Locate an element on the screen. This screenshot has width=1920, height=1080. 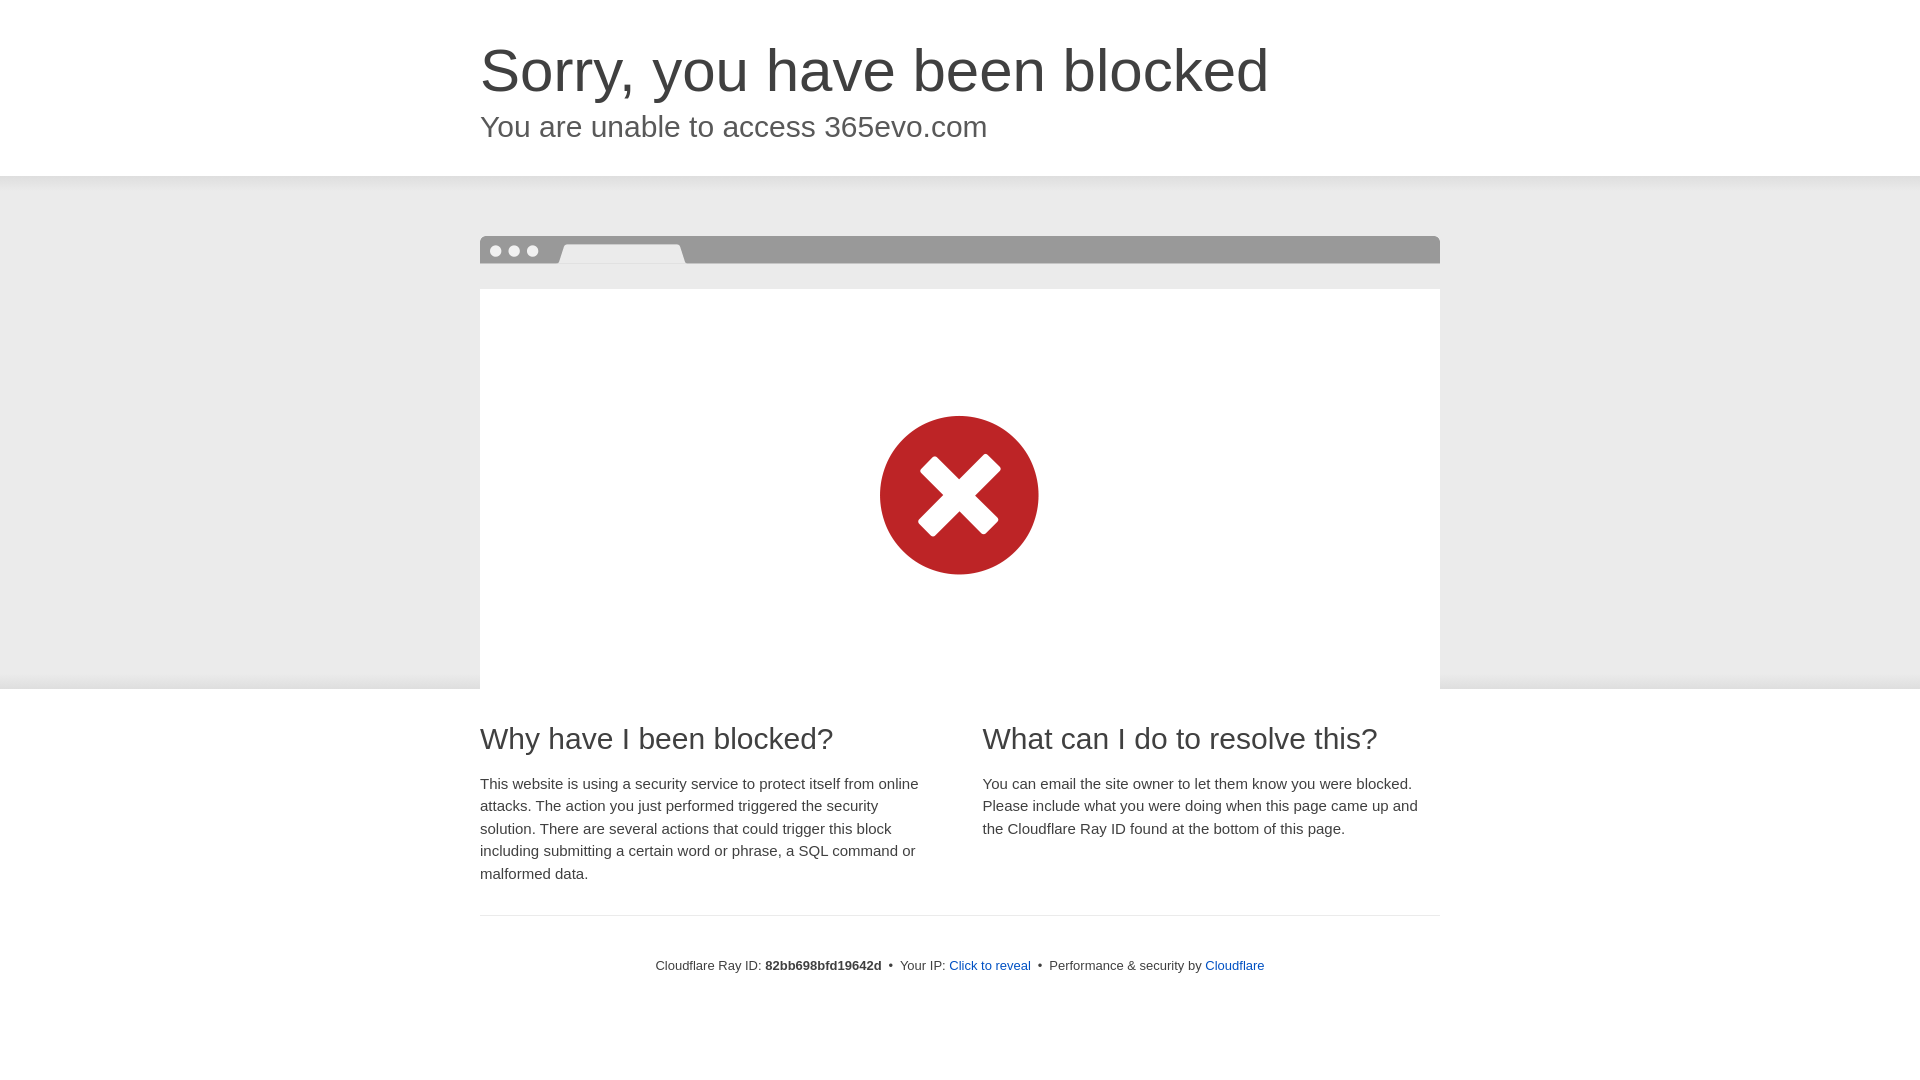
'Click to reveal' is located at coordinates (948, 964).